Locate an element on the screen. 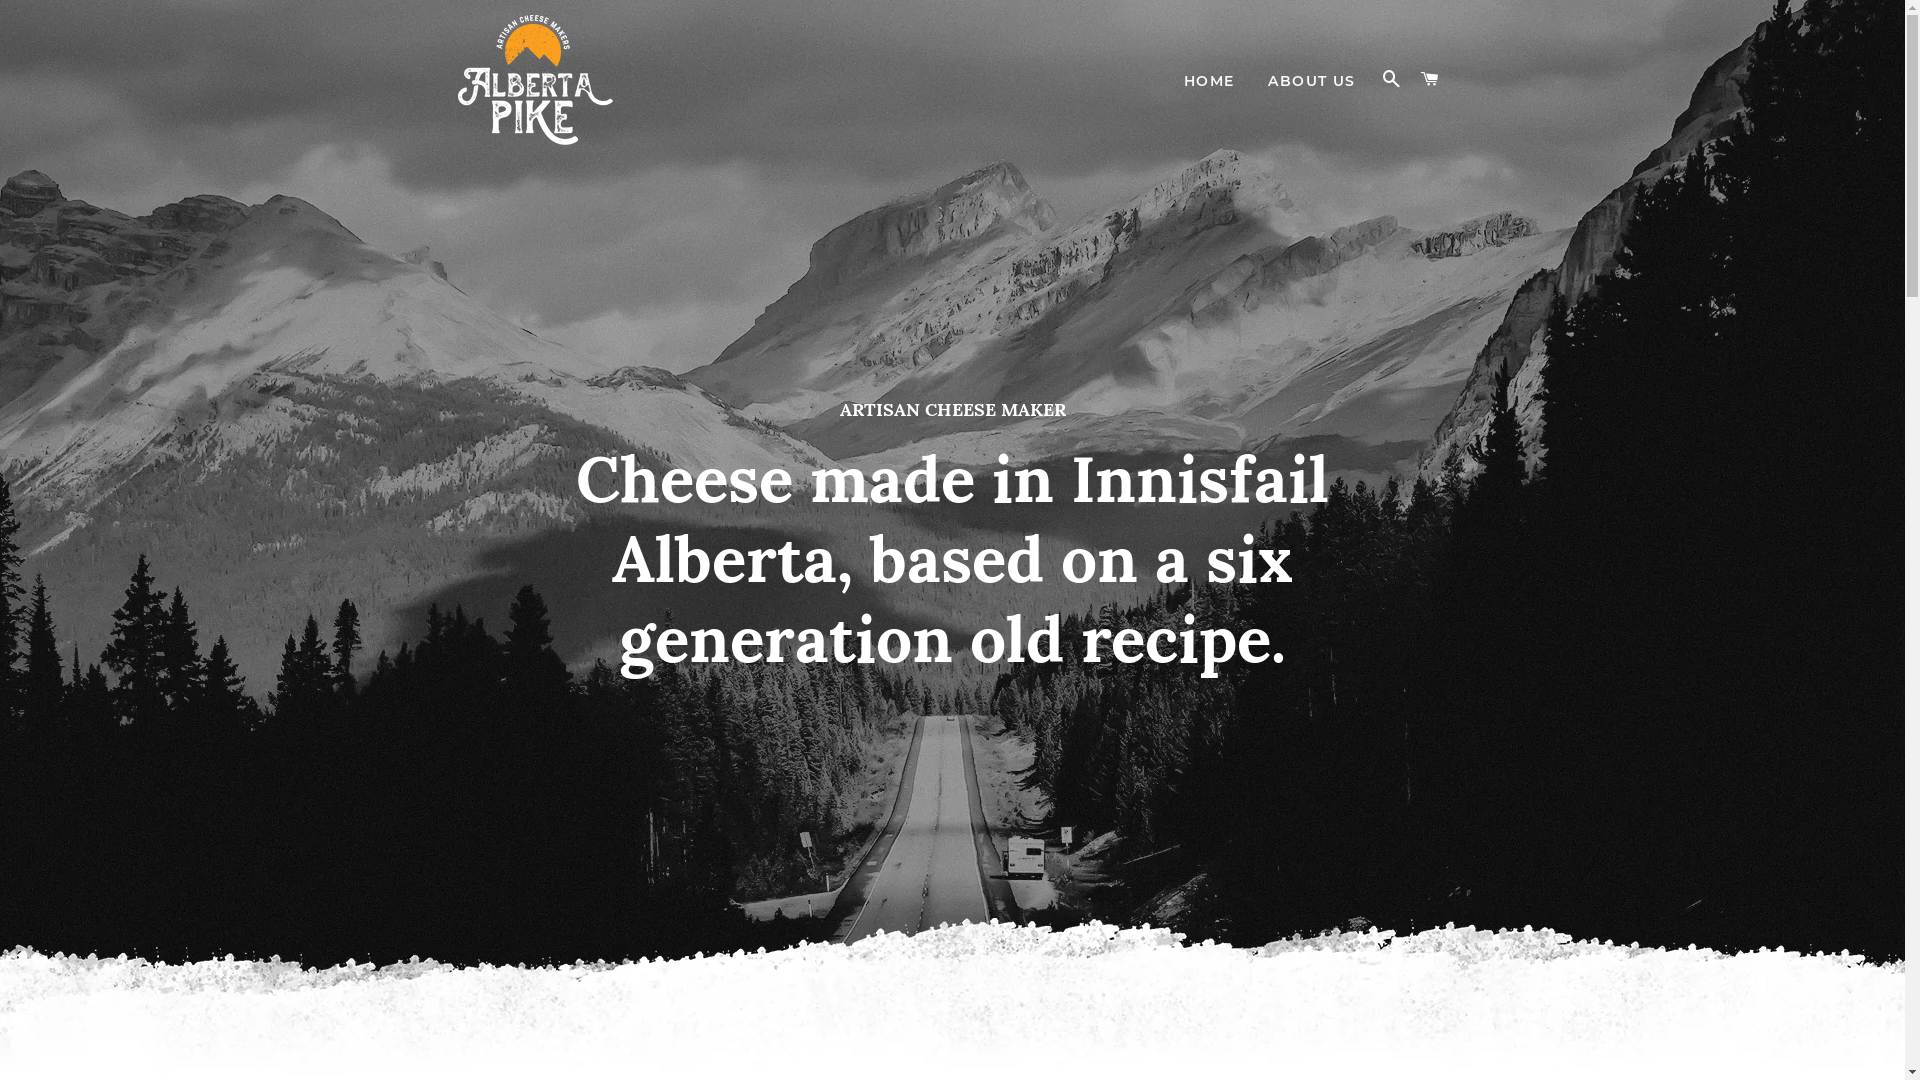  'CART' is located at coordinates (1429, 79).